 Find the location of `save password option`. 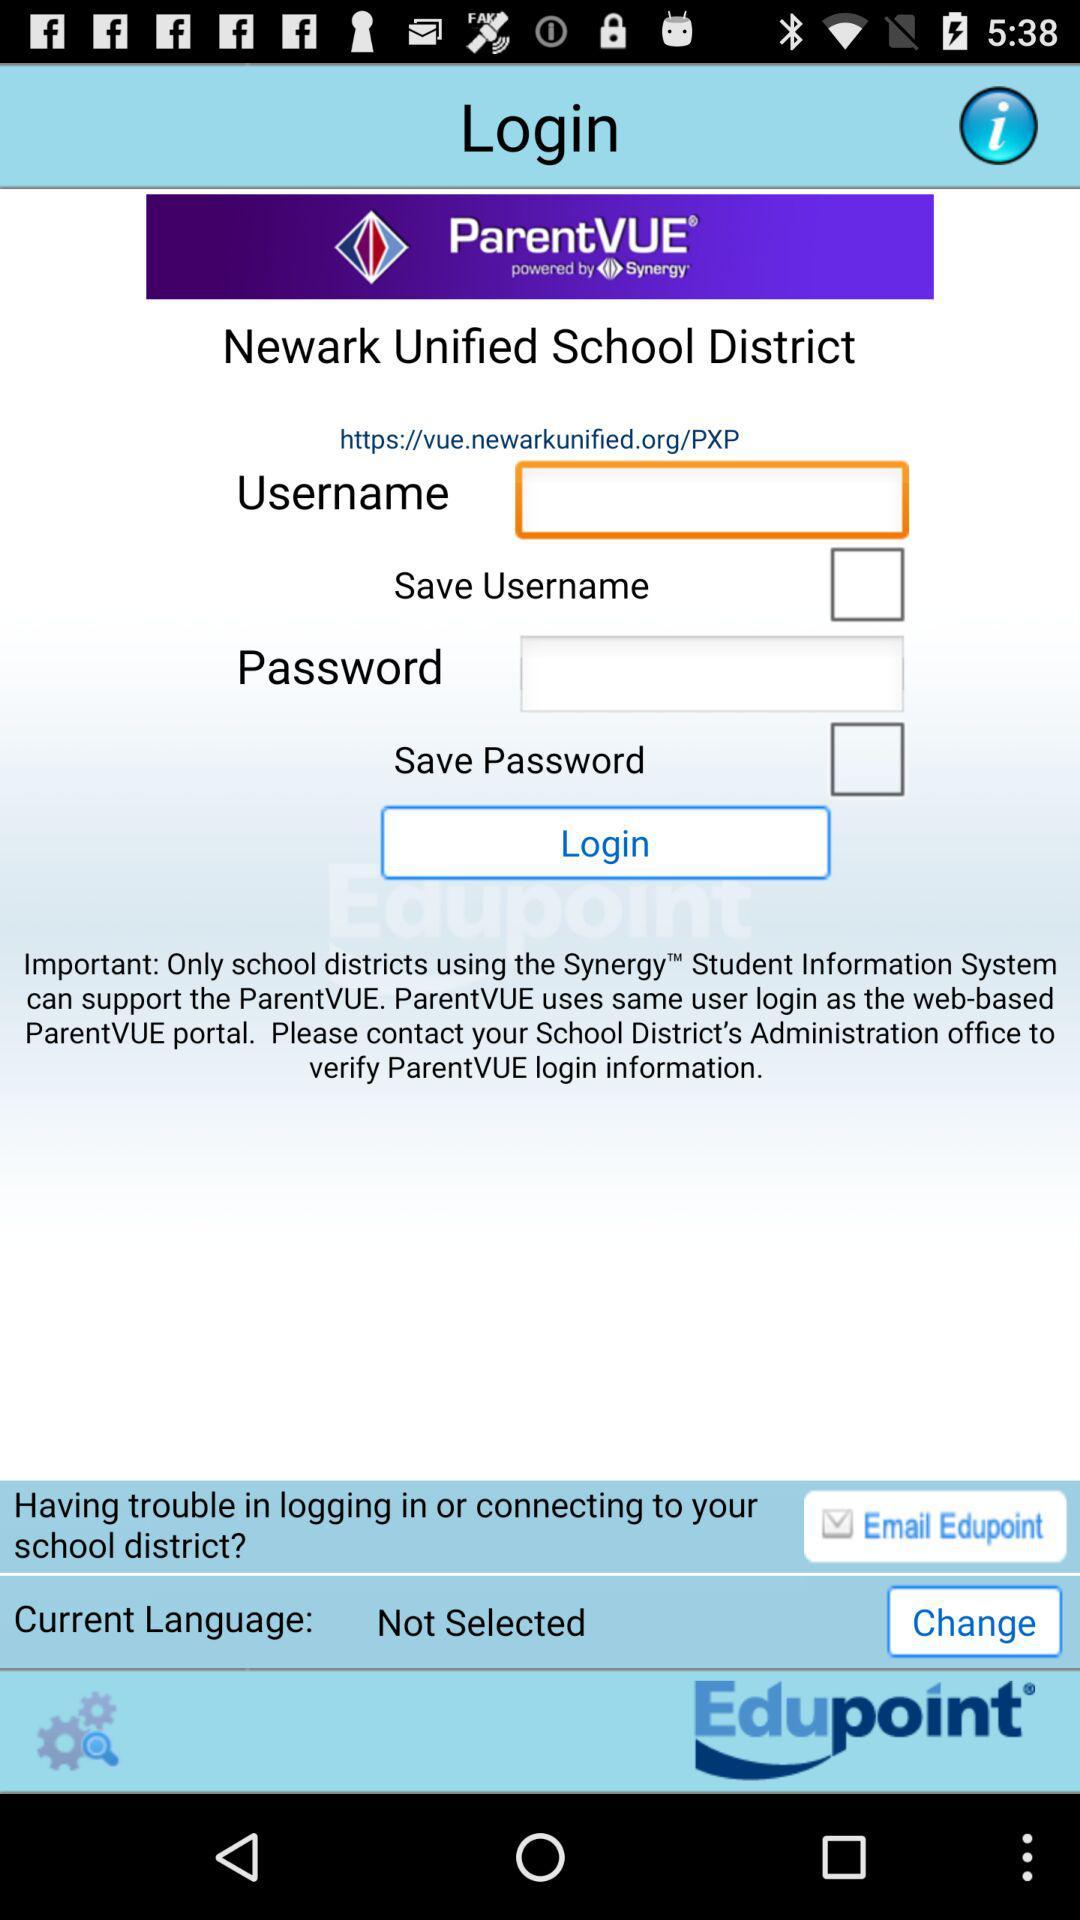

save password option is located at coordinates (861, 756).